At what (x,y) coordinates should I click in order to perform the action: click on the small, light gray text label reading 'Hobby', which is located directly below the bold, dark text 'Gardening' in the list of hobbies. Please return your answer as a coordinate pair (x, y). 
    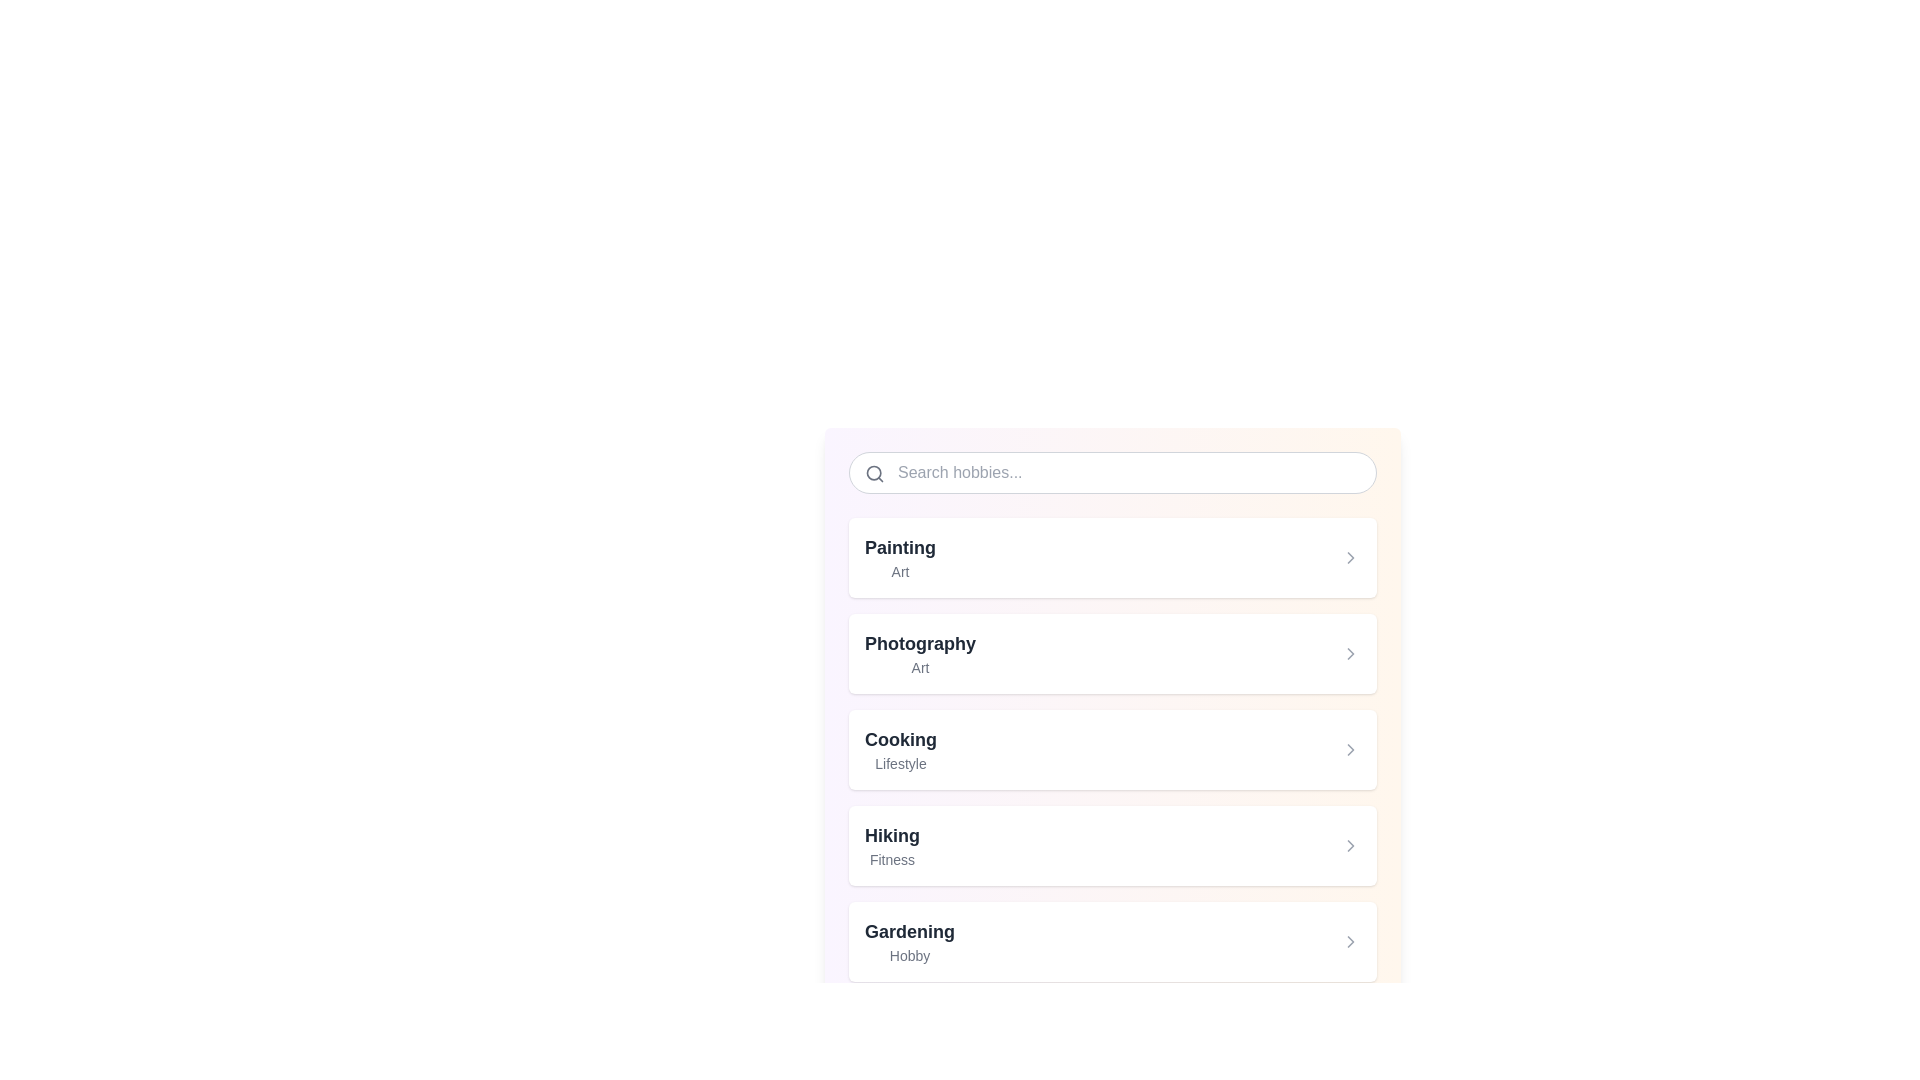
    Looking at the image, I should click on (909, 955).